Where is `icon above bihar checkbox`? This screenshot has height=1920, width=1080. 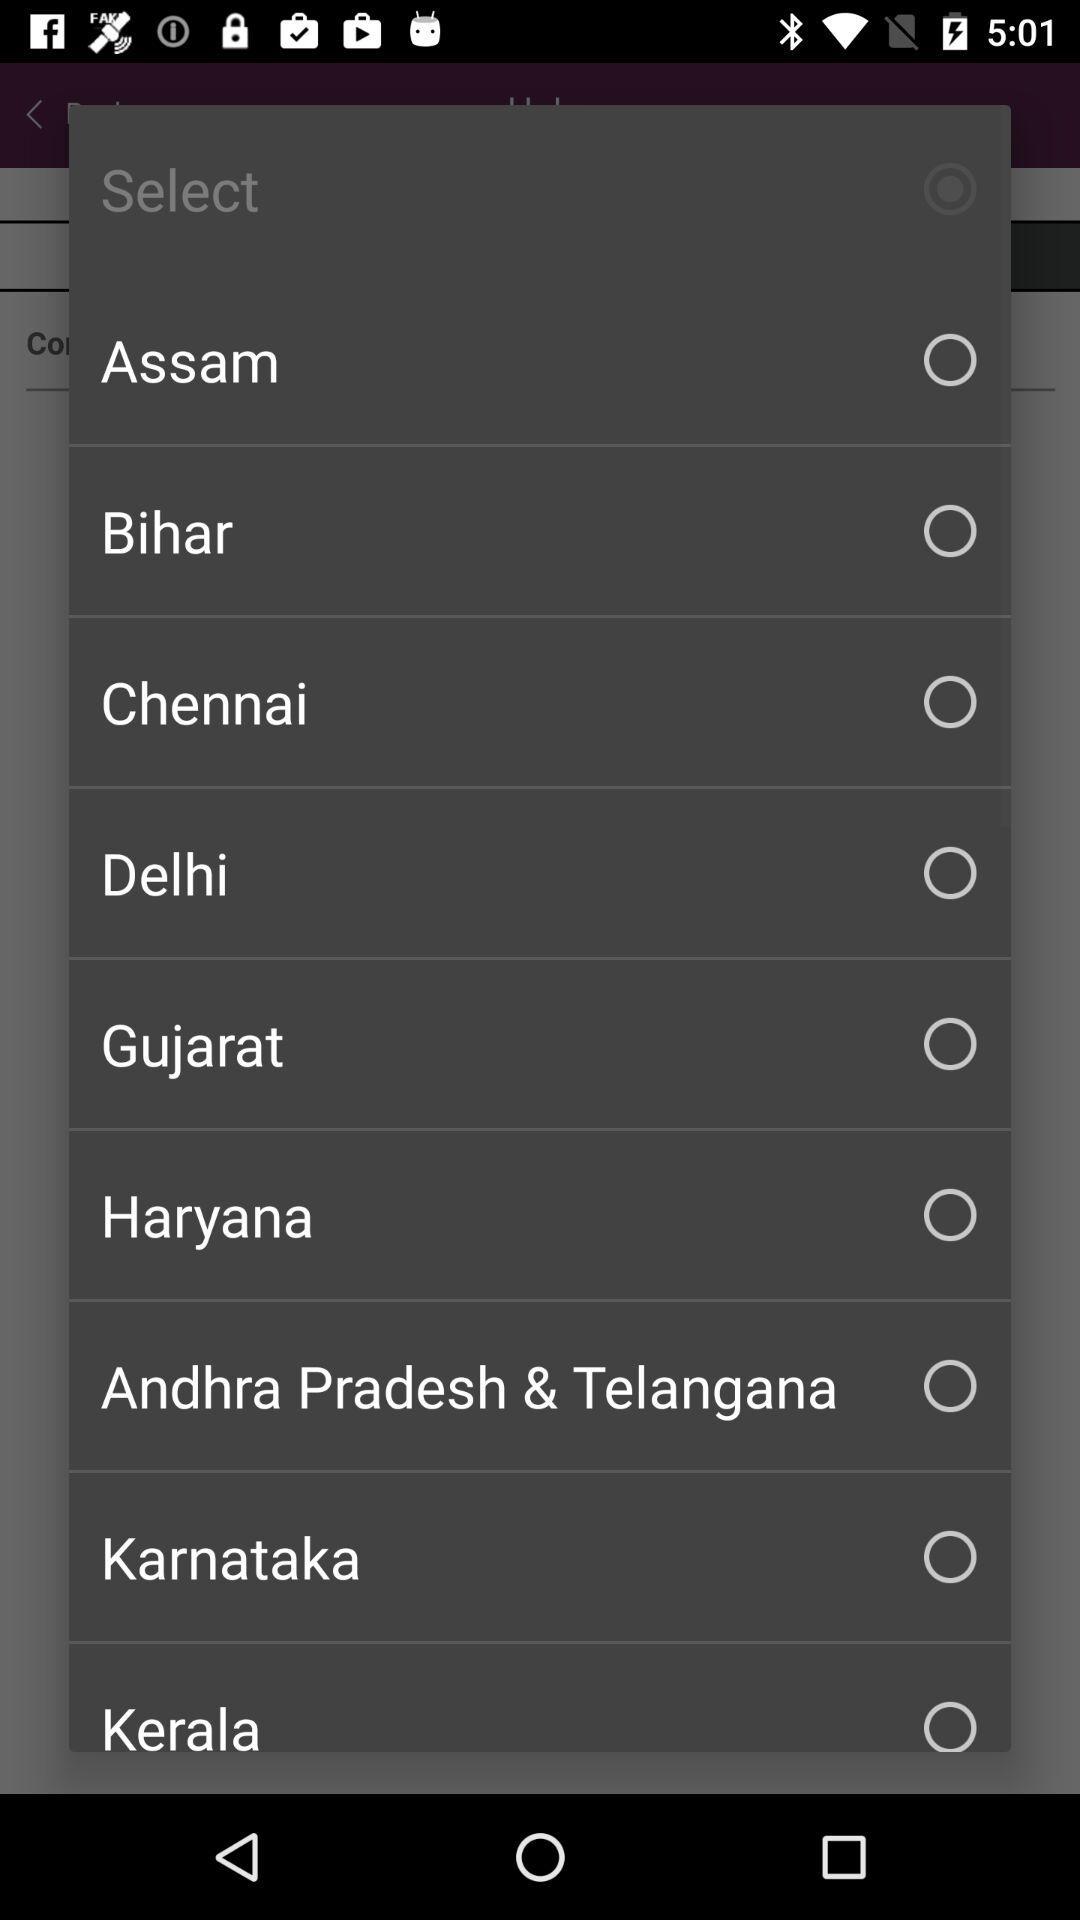 icon above bihar checkbox is located at coordinates (540, 360).